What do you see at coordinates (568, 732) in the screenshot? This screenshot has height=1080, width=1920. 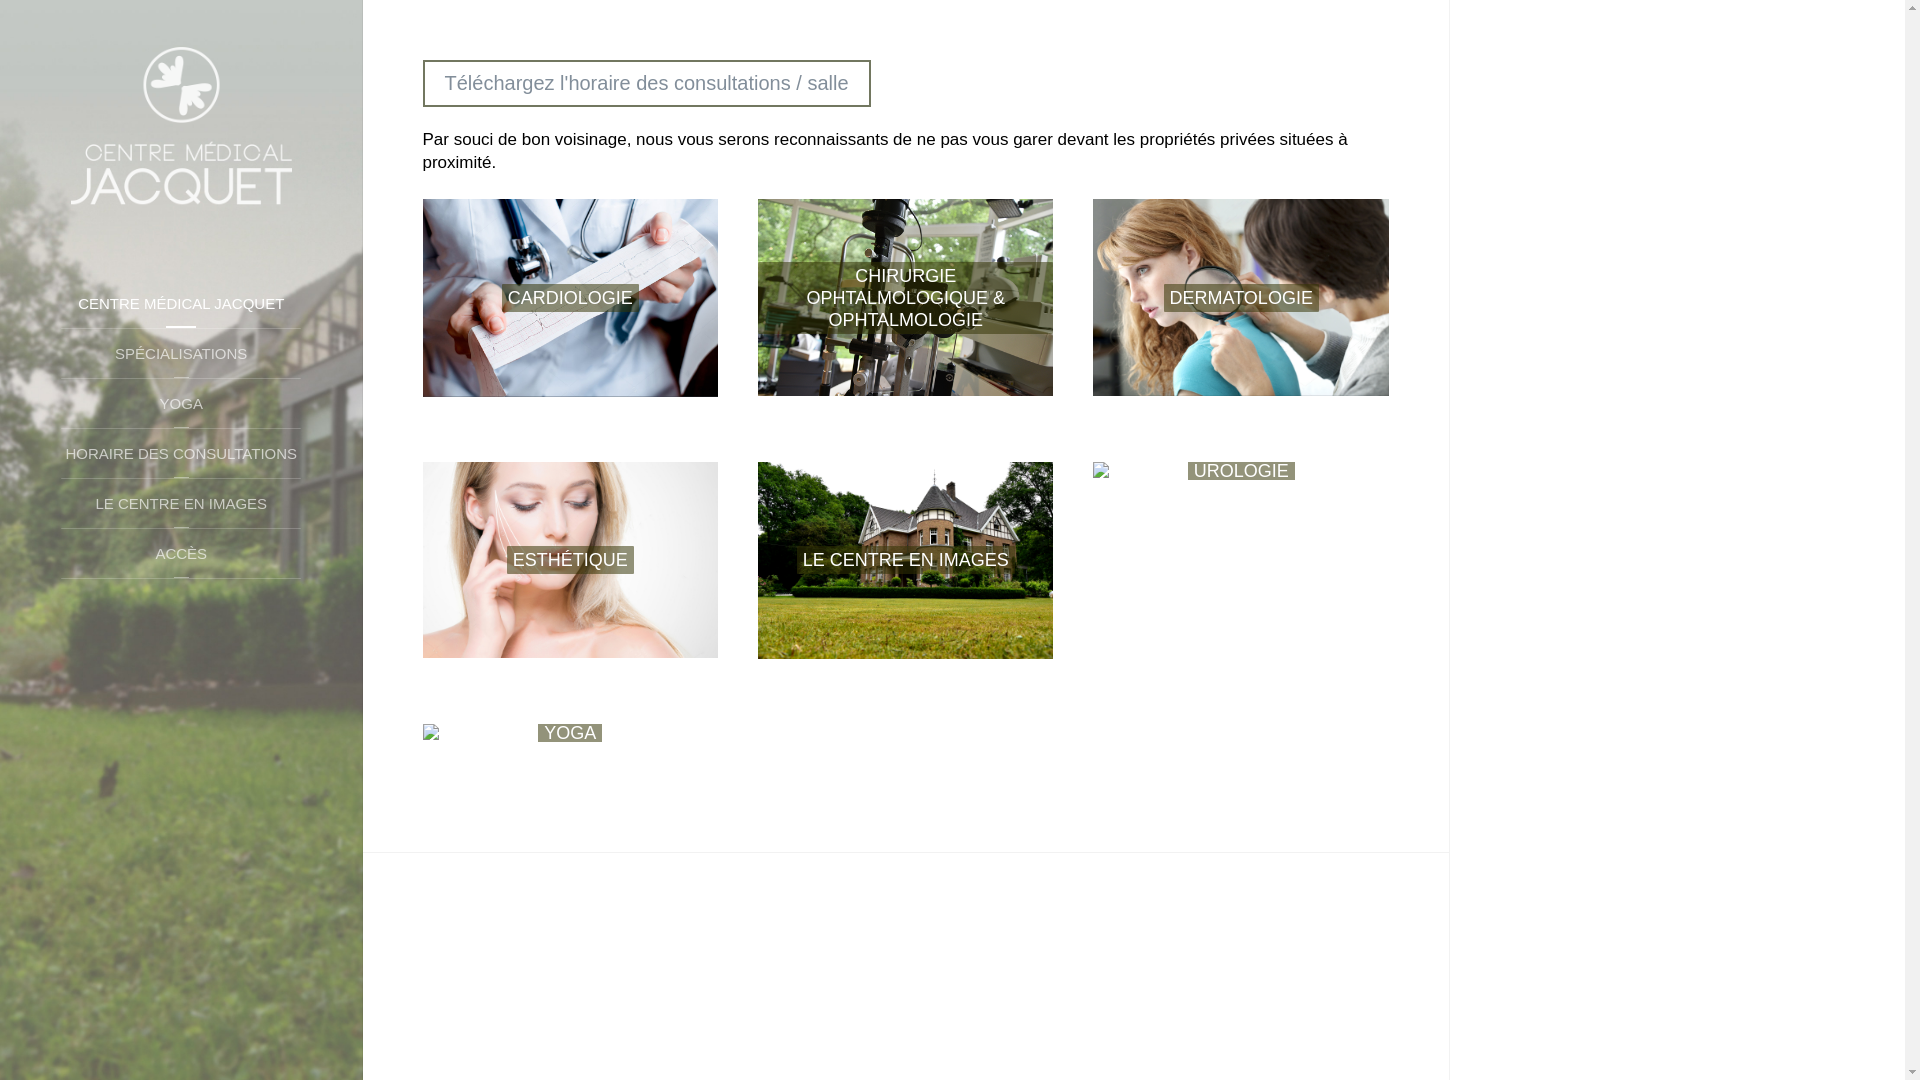 I see `'YOGA'` at bounding box center [568, 732].